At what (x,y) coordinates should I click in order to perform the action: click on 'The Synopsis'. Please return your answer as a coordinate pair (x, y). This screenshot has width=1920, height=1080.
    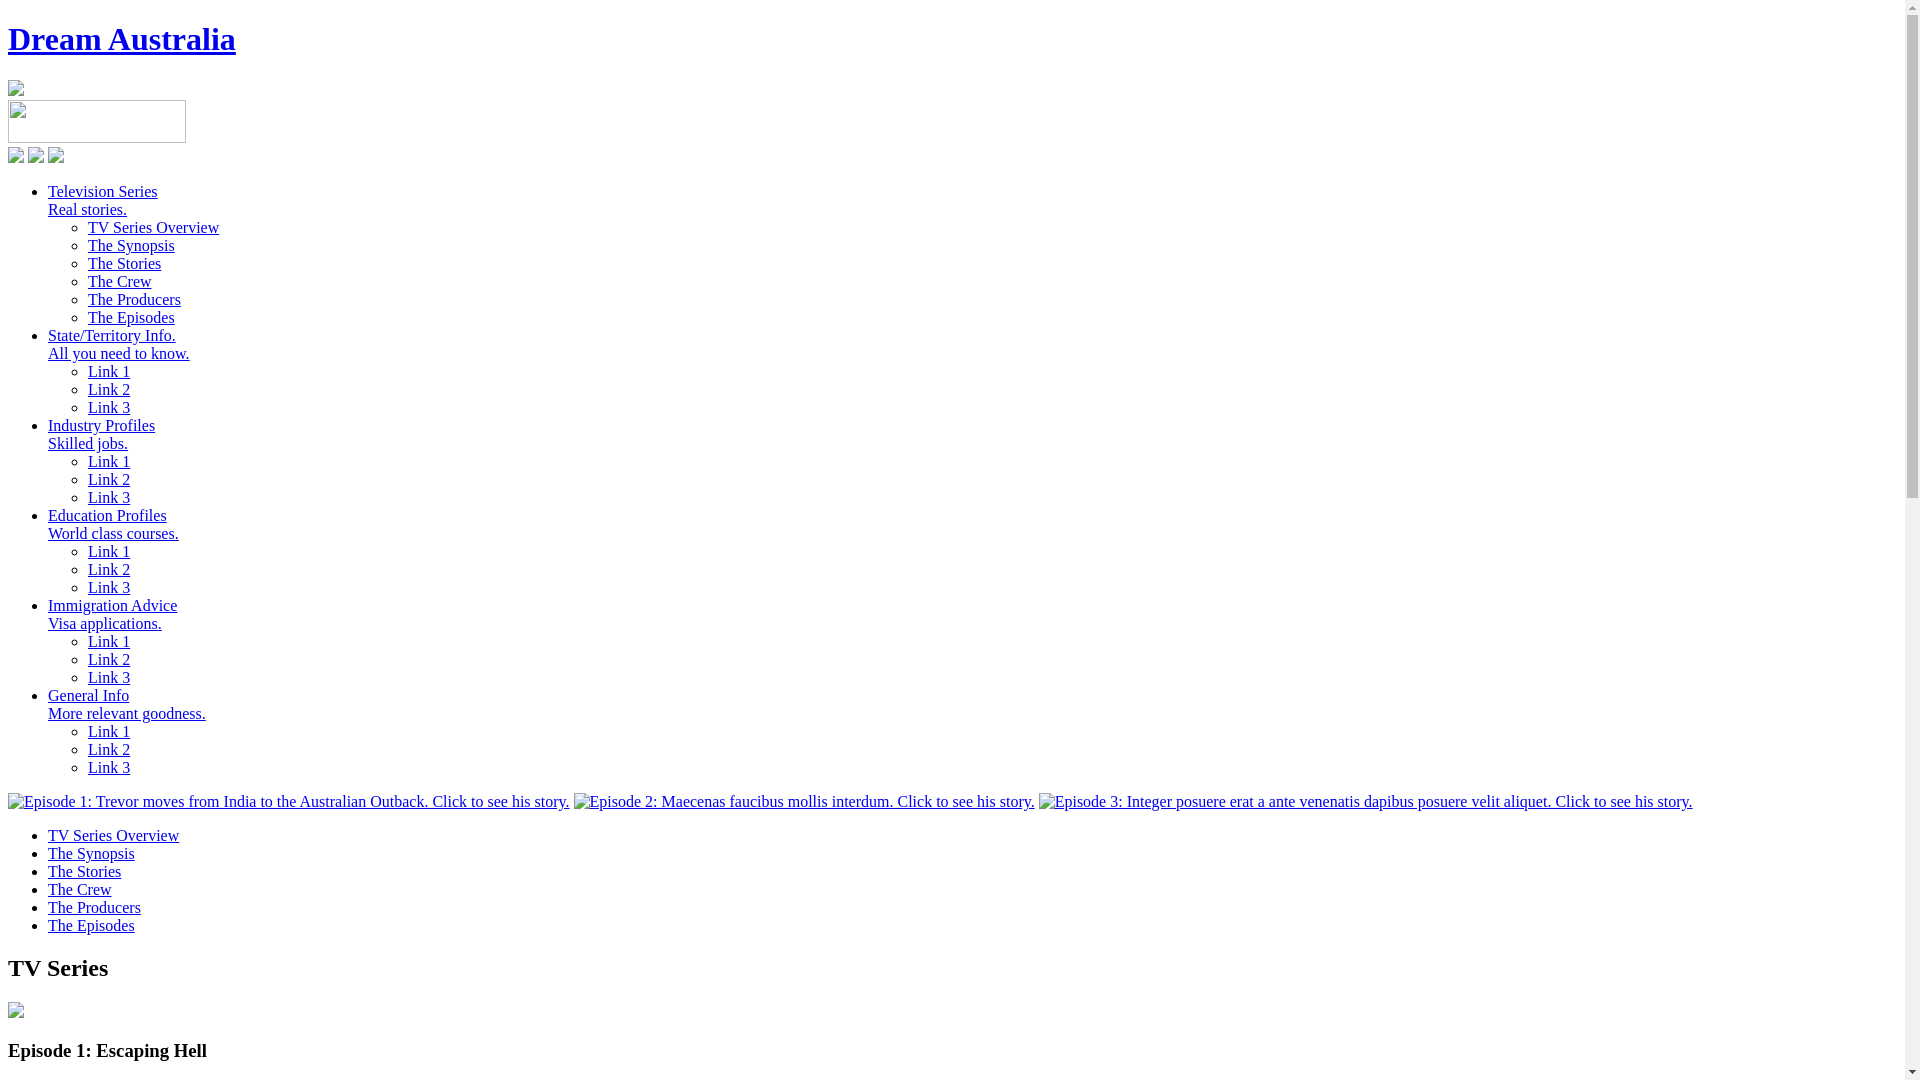
    Looking at the image, I should click on (90, 853).